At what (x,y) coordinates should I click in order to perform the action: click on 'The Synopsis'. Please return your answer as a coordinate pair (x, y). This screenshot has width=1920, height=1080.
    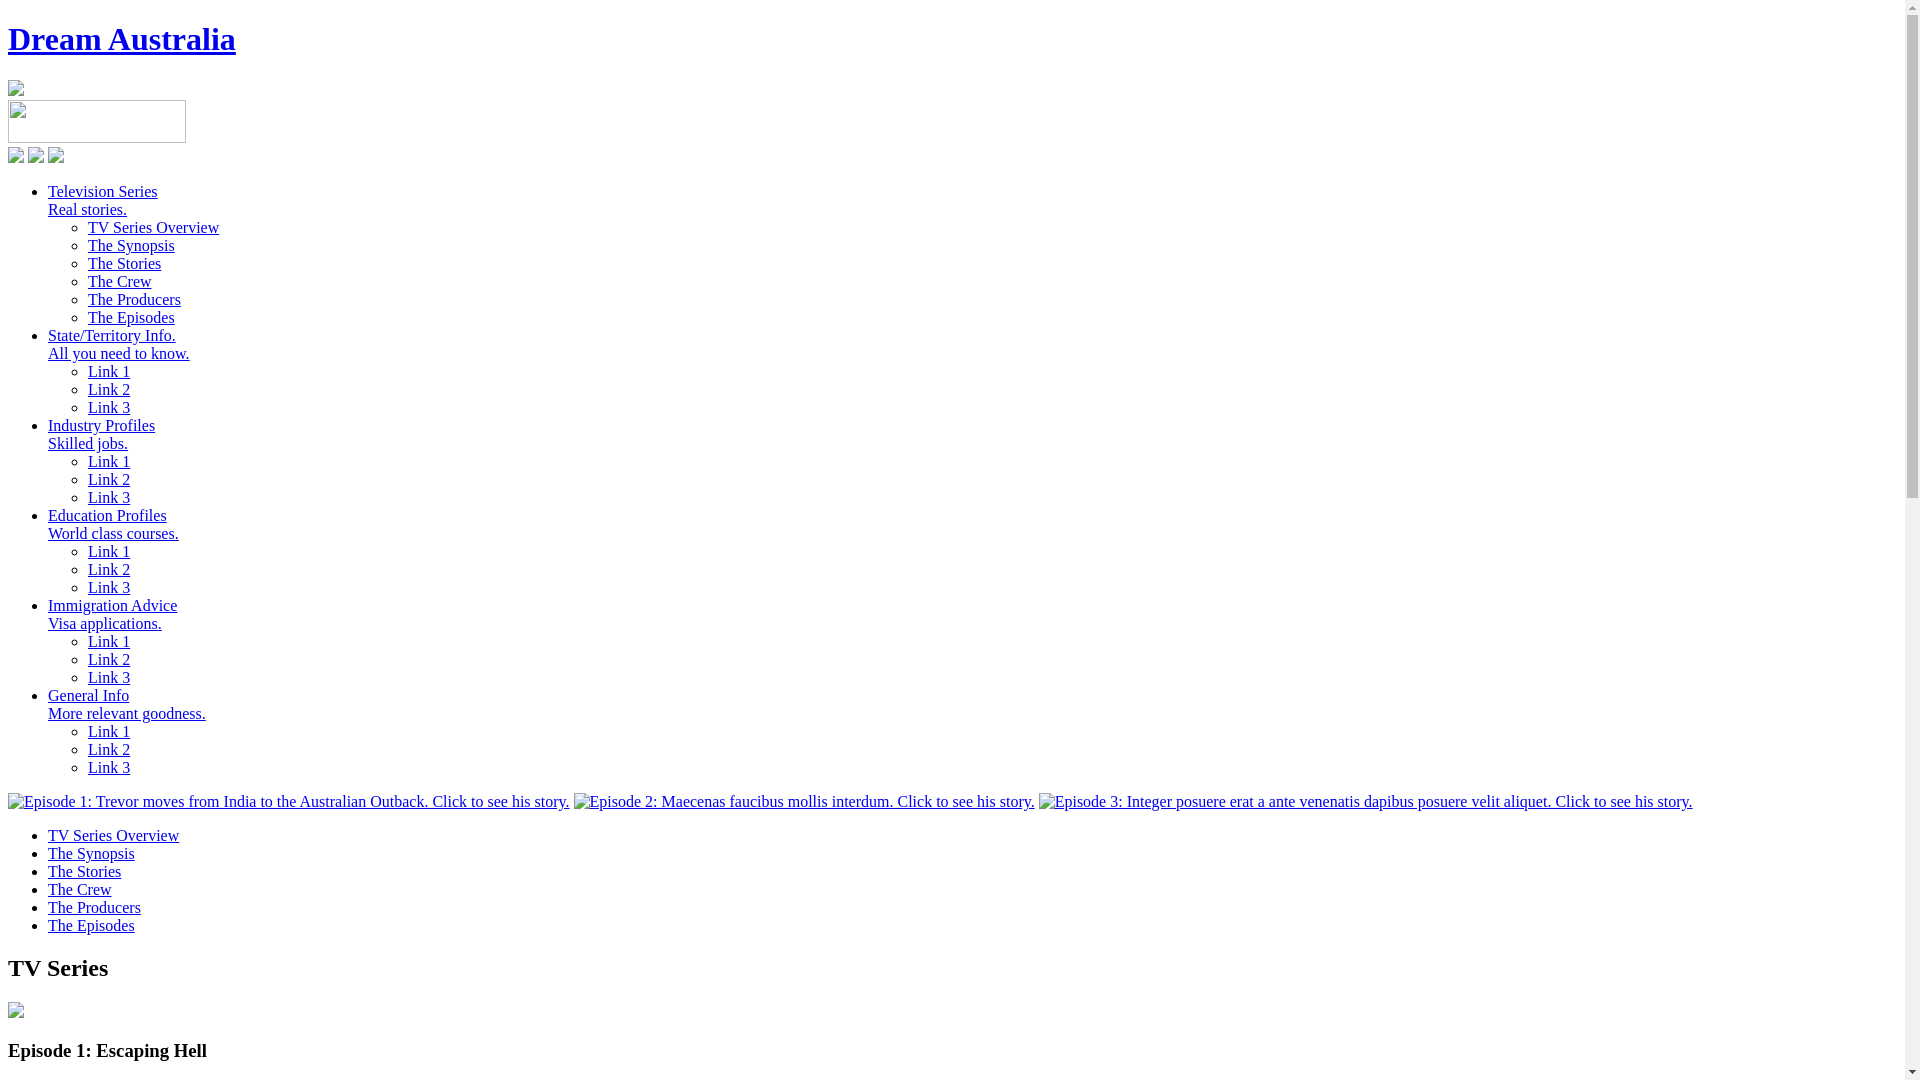
    Looking at the image, I should click on (90, 853).